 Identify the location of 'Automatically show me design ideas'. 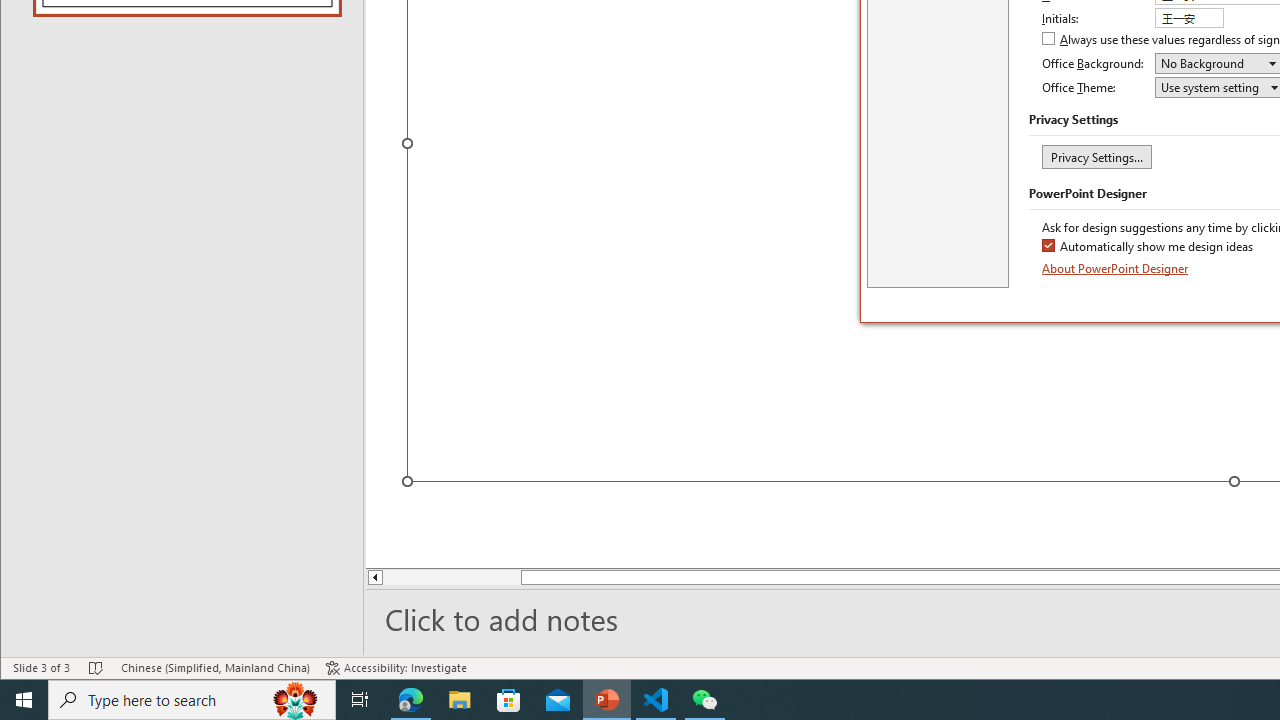
(1149, 246).